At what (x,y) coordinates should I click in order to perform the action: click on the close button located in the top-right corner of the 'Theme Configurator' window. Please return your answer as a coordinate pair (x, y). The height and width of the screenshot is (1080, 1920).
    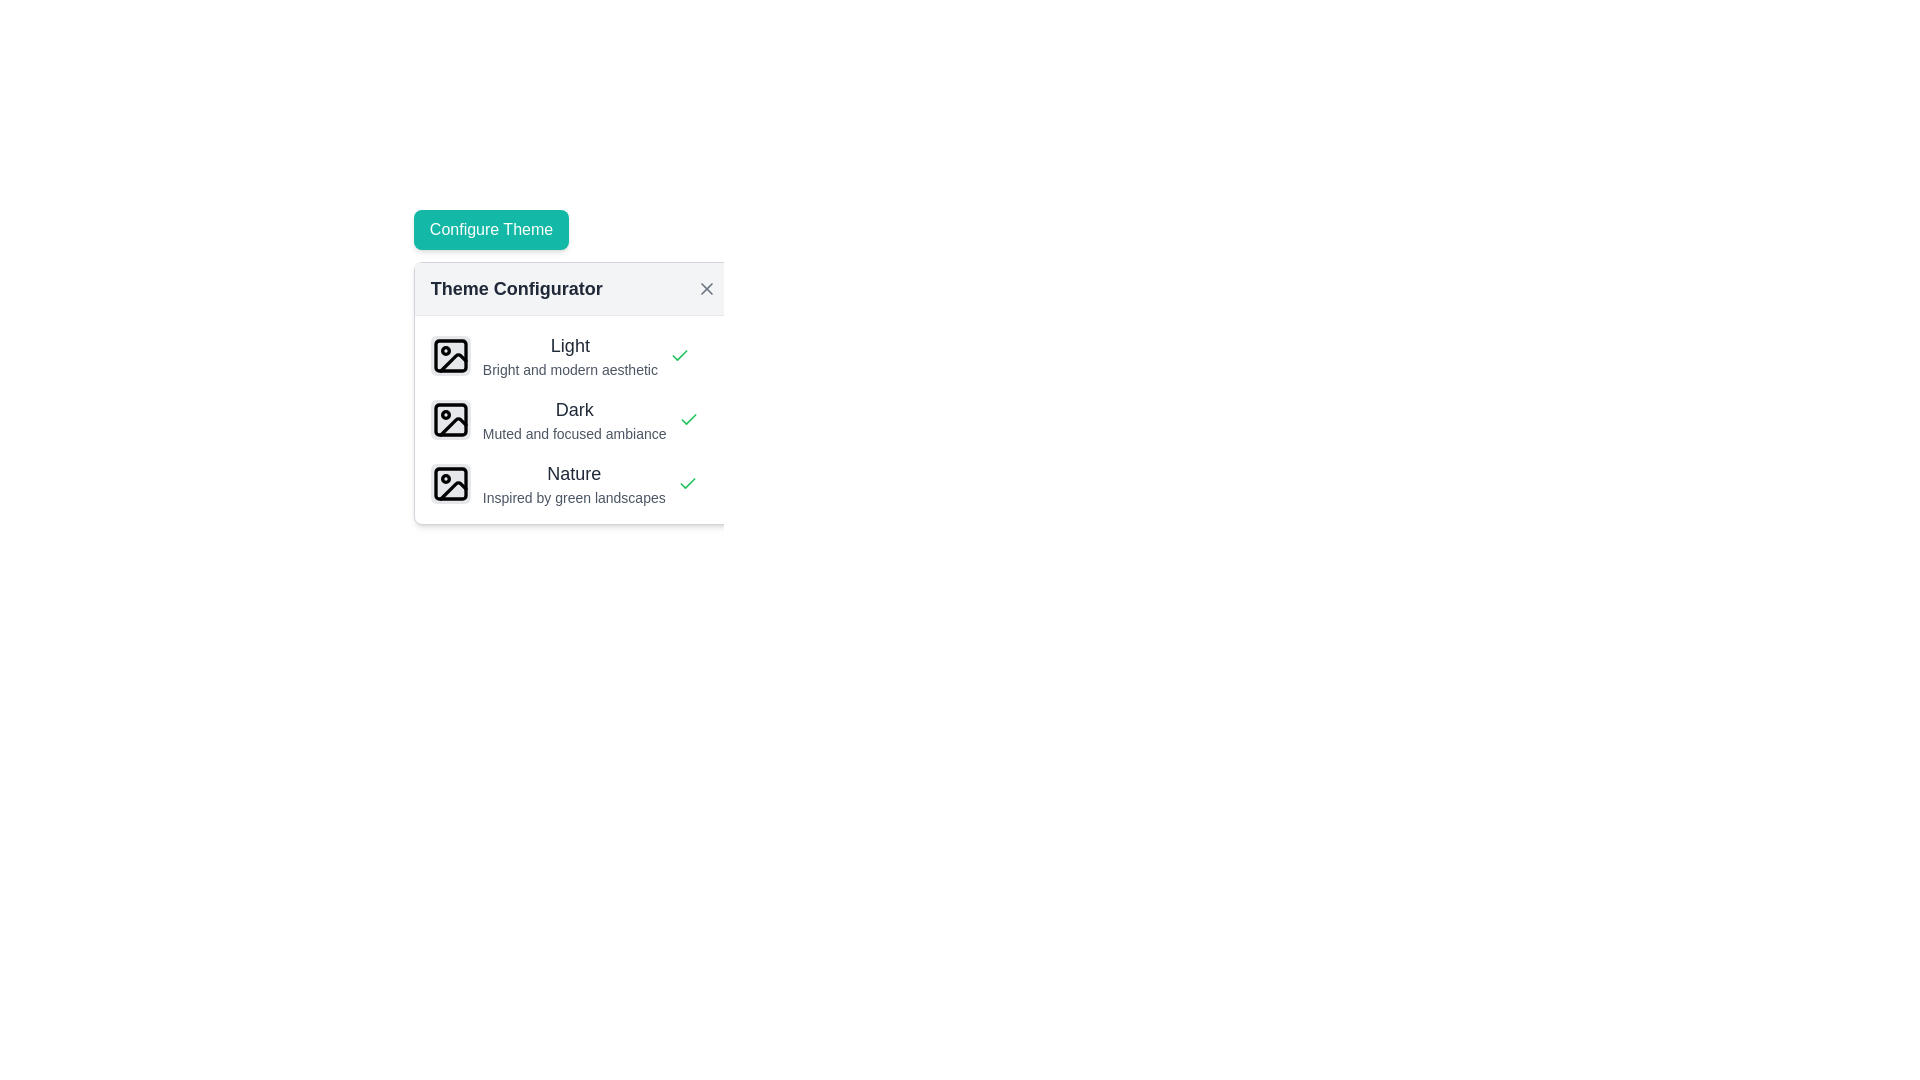
    Looking at the image, I should click on (706, 289).